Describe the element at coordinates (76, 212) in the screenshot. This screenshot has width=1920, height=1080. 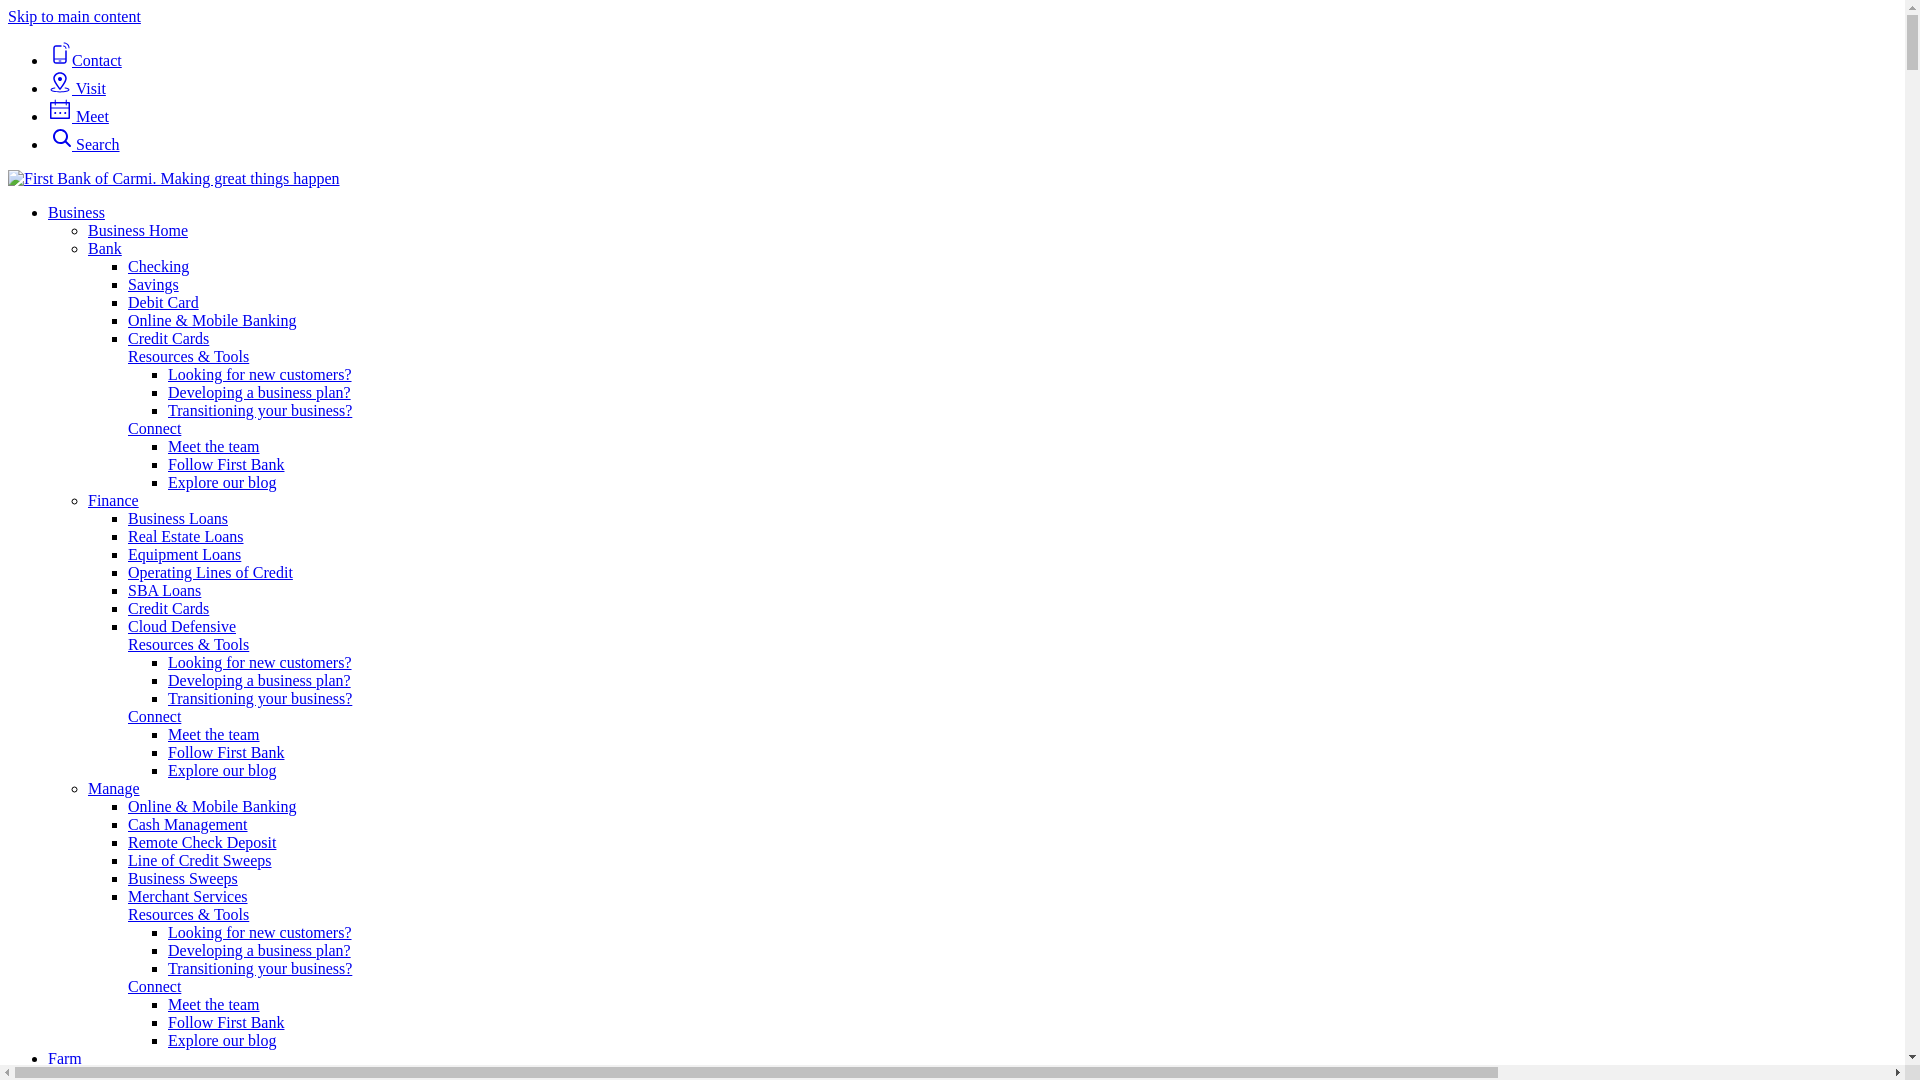
I see `'Business'` at that location.